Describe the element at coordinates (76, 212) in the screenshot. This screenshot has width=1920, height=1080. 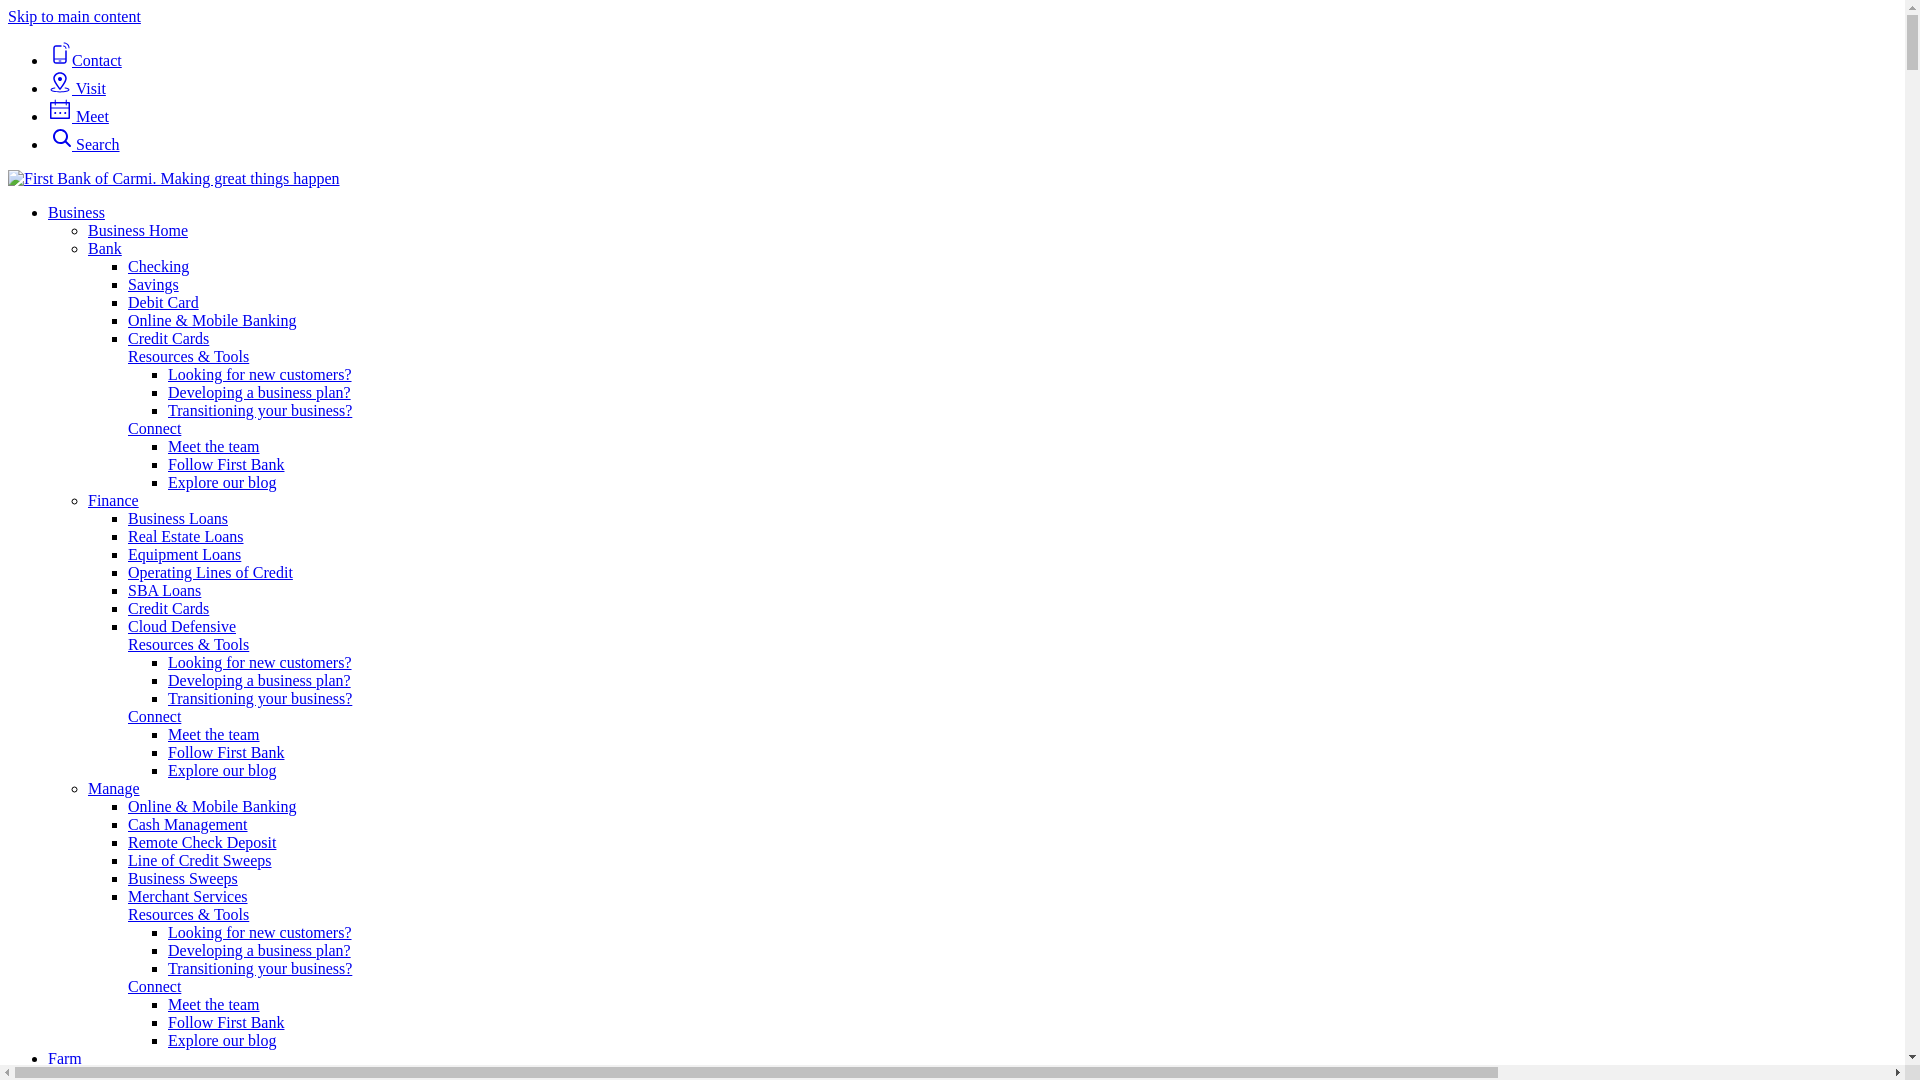
I see `'Business'` at that location.